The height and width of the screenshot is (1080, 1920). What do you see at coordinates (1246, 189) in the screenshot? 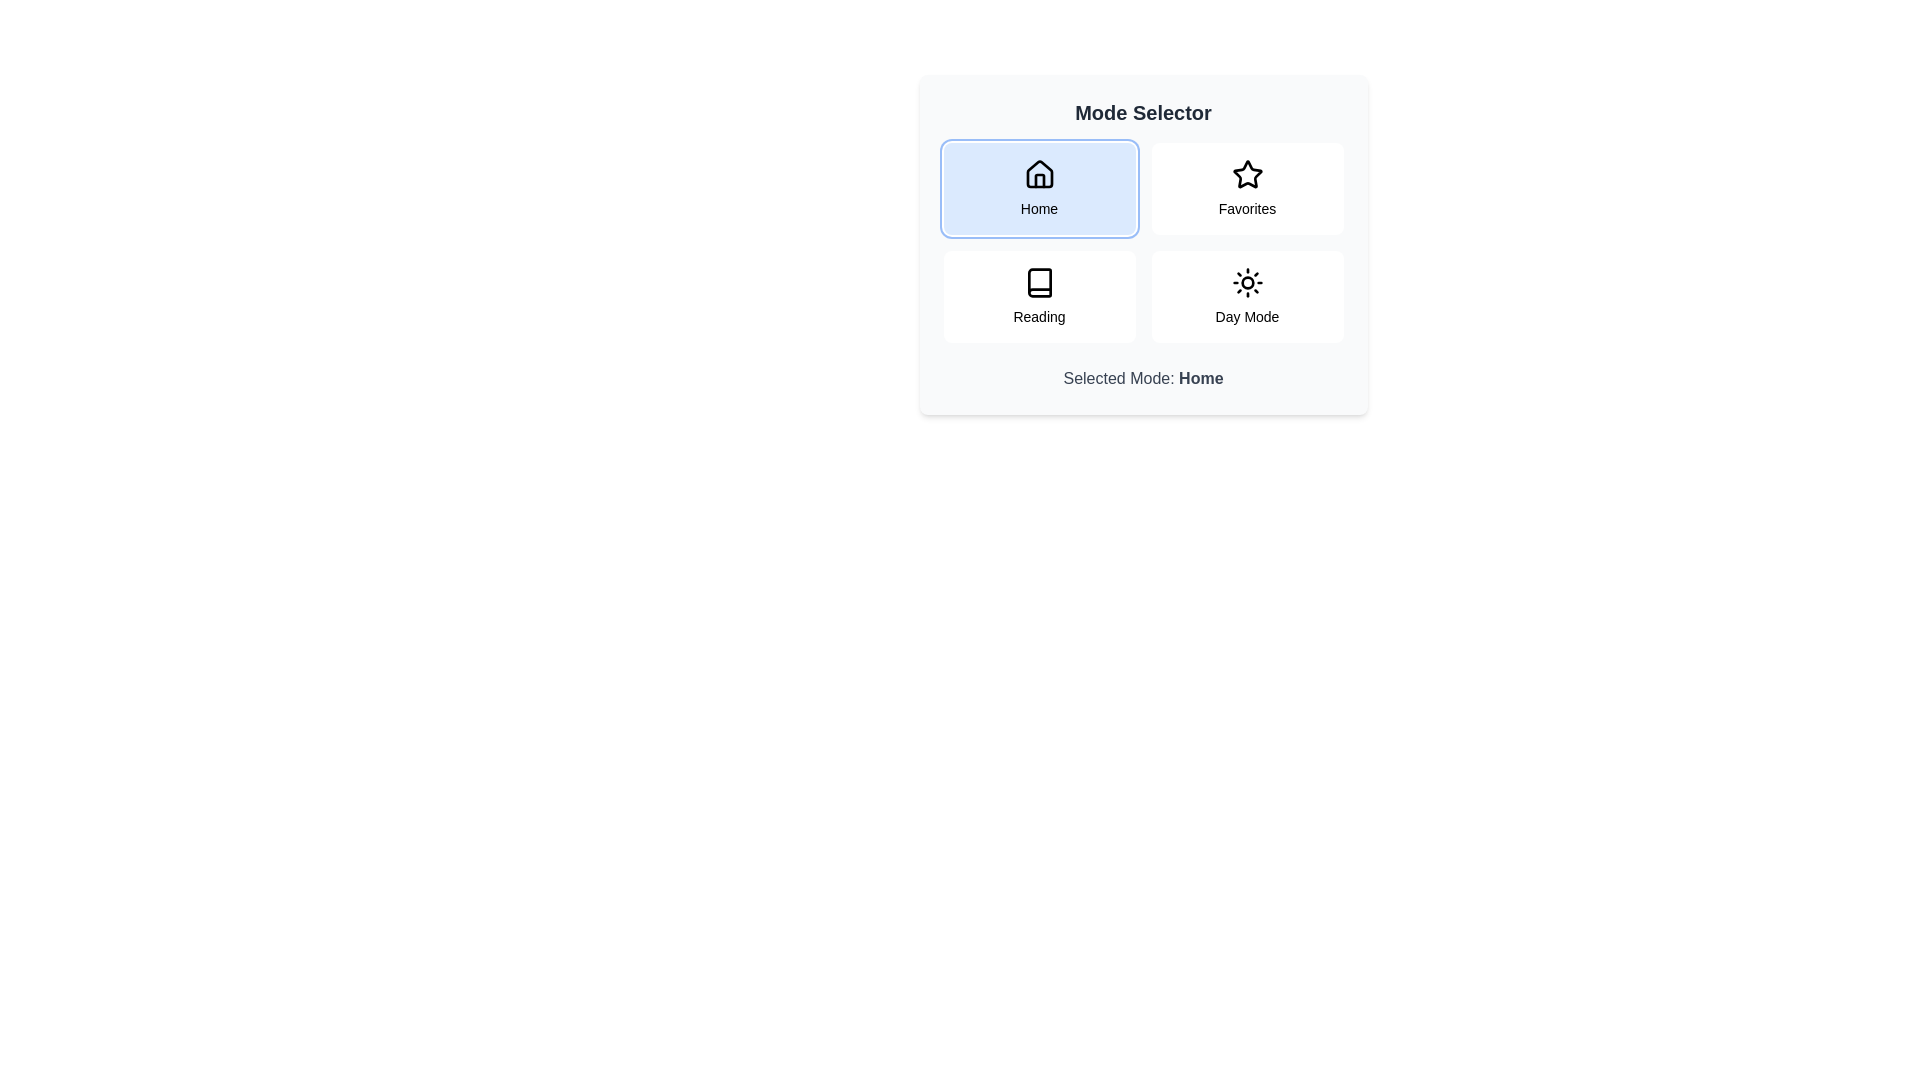
I see `the button corresponding to the mode Favorites` at bounding box center [1246, 189].